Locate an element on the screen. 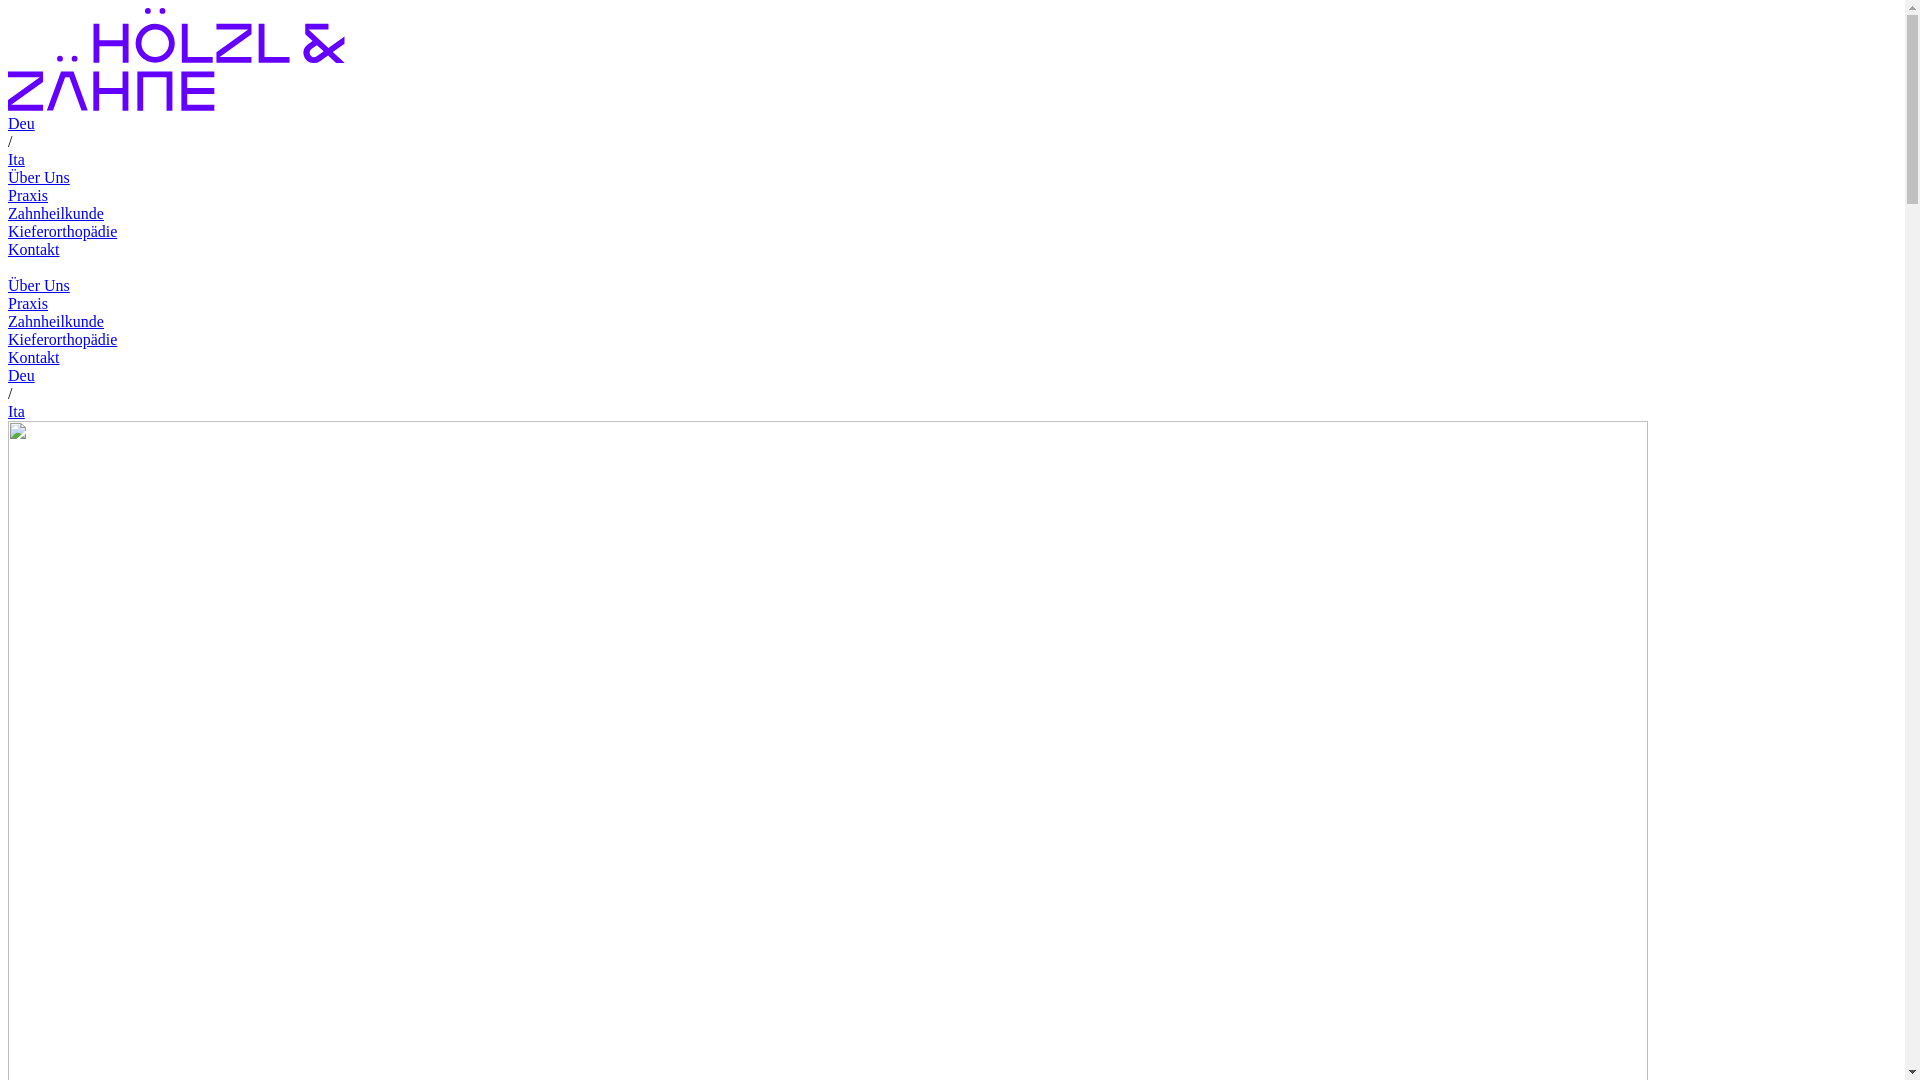  'Kontakt' is located at coordinates (33, 356).